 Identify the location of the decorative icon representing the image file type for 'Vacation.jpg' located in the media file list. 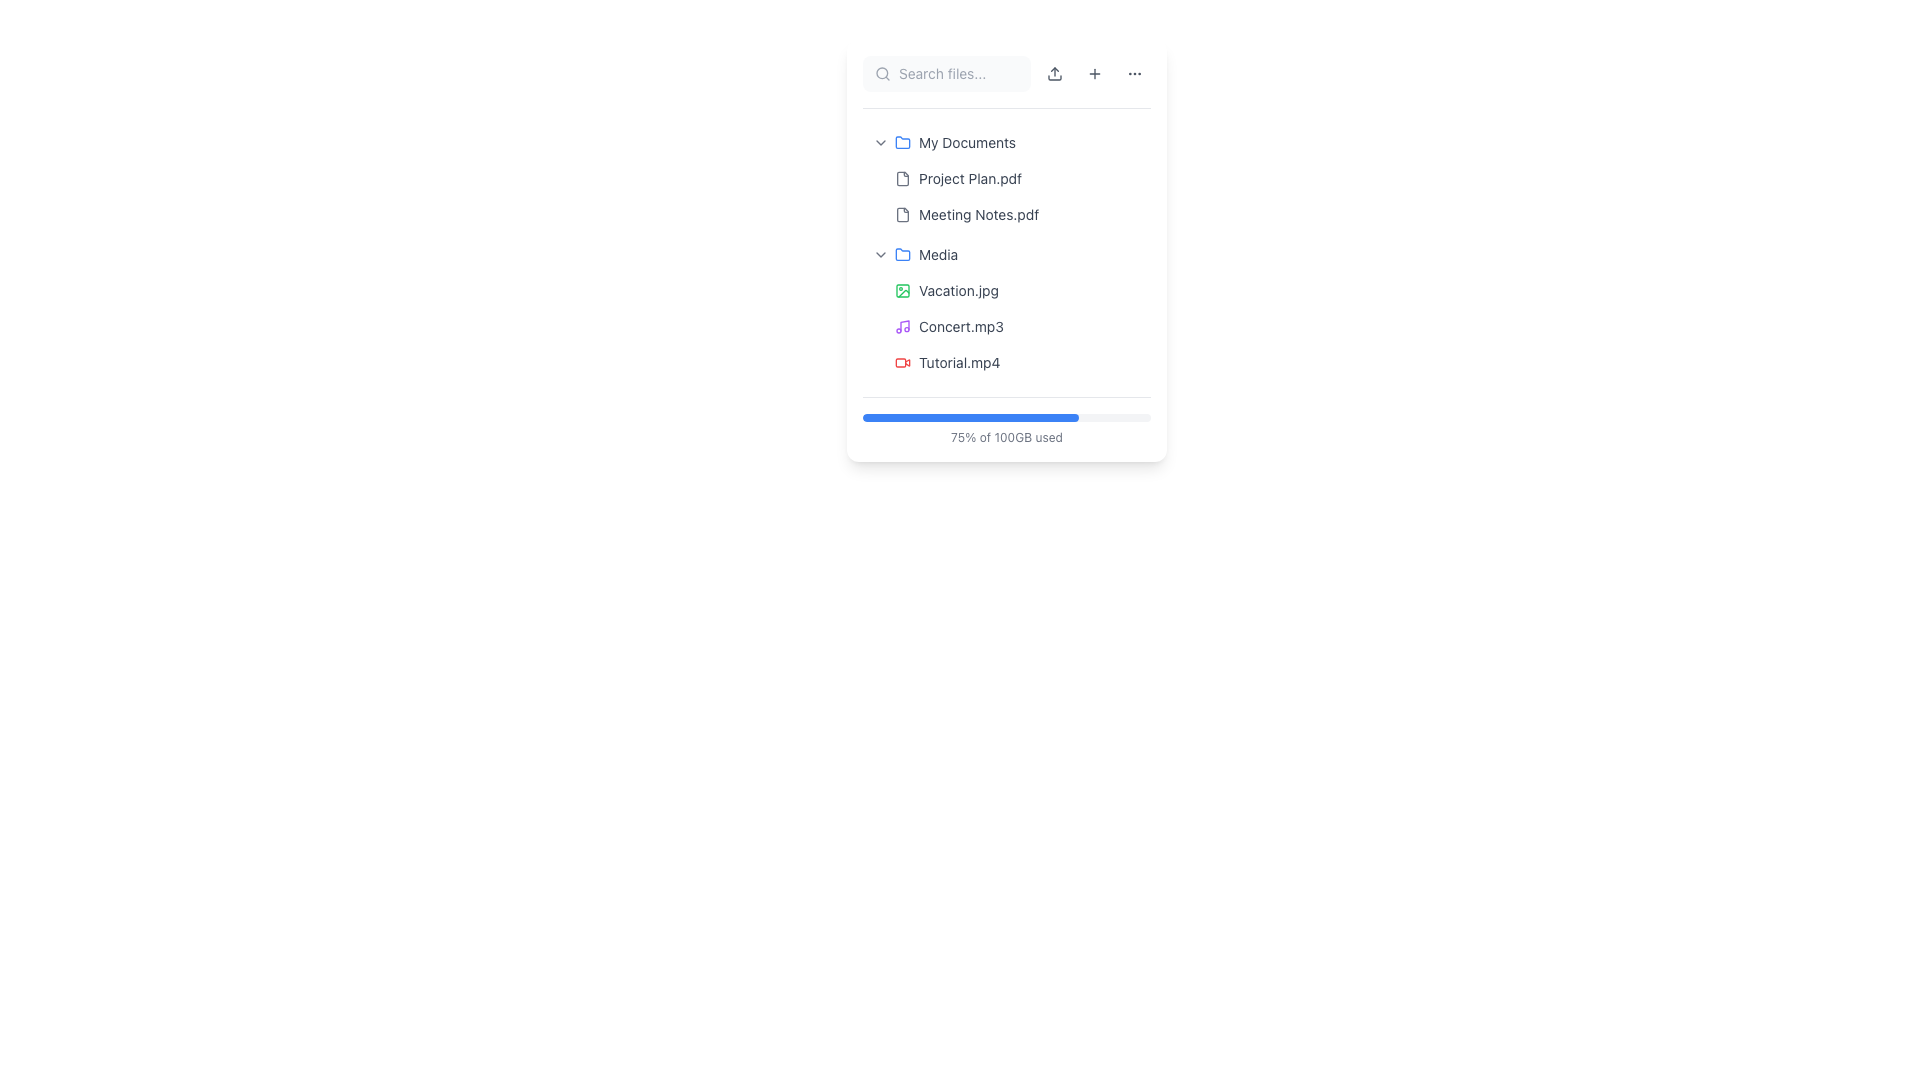
(901, 290).